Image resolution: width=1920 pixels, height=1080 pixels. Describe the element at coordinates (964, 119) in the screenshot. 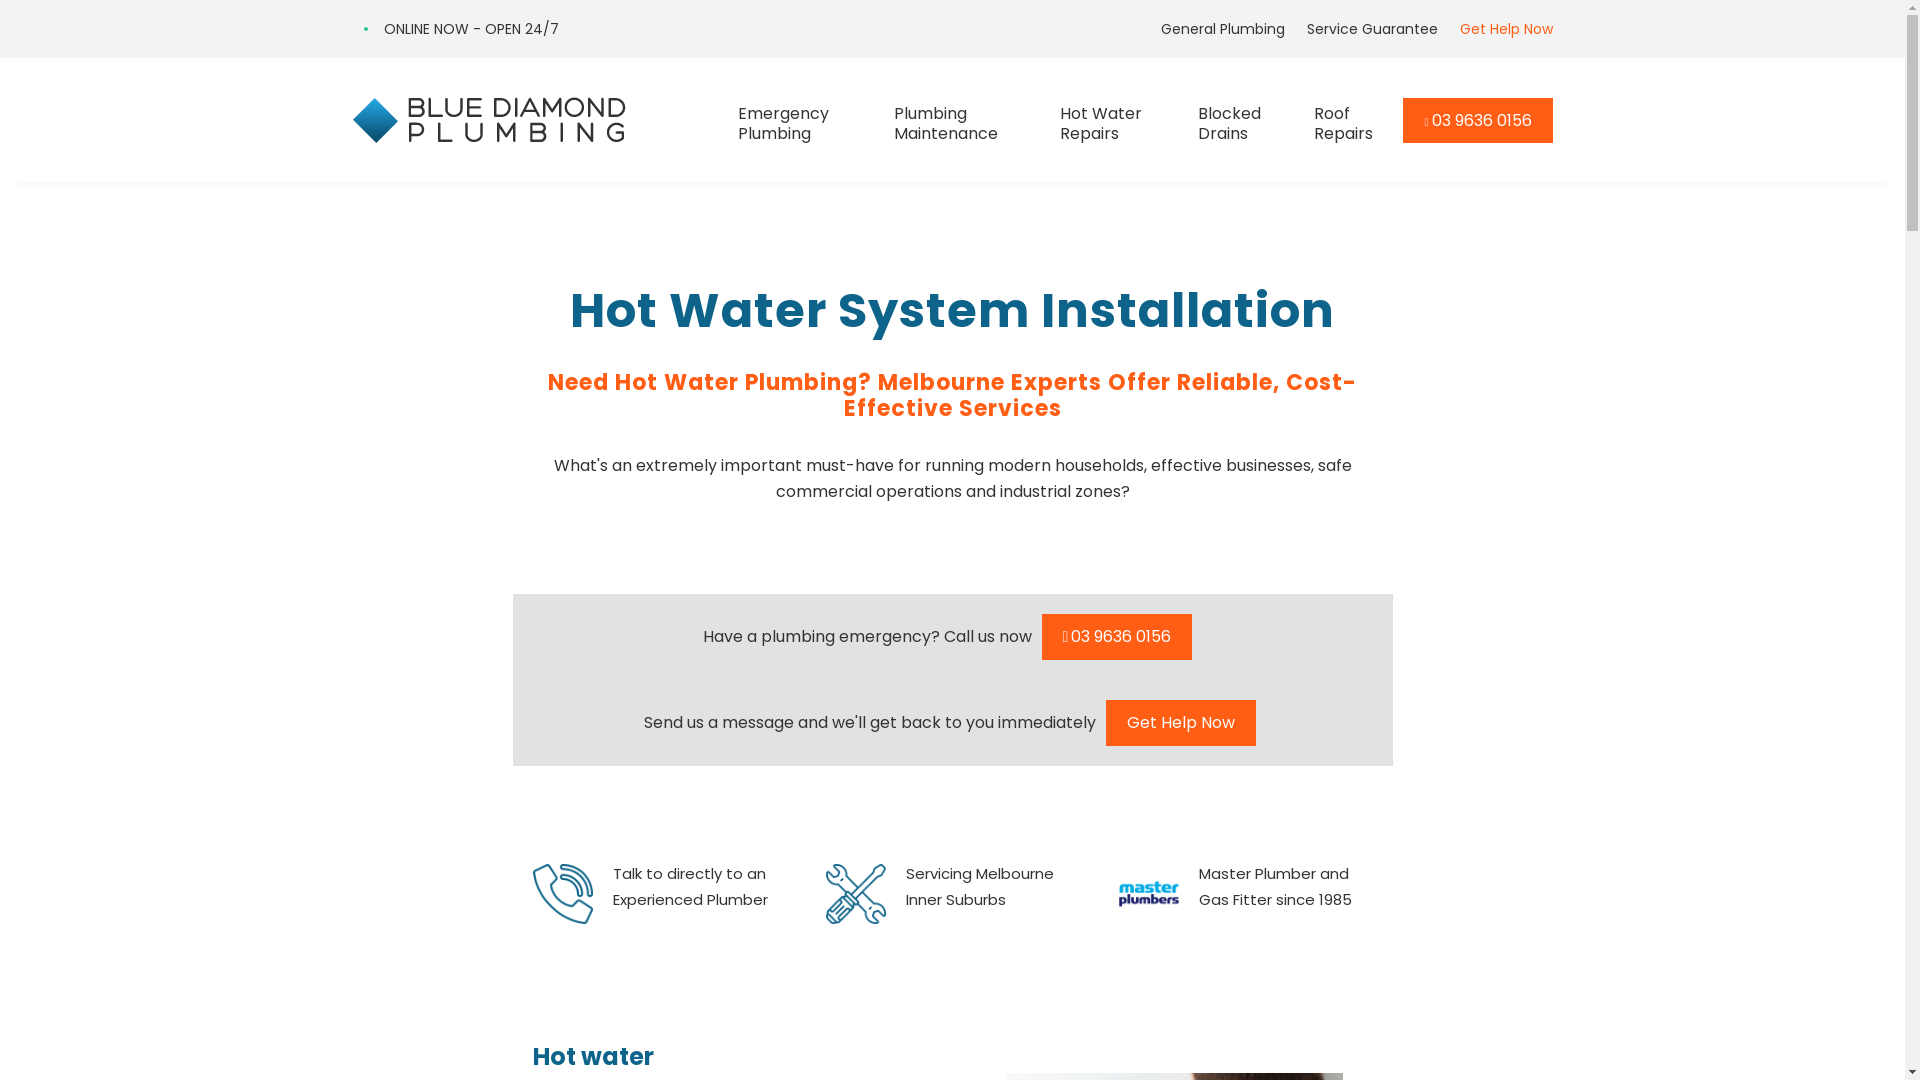

I see `'Plumbing Maintenance'` at that location.